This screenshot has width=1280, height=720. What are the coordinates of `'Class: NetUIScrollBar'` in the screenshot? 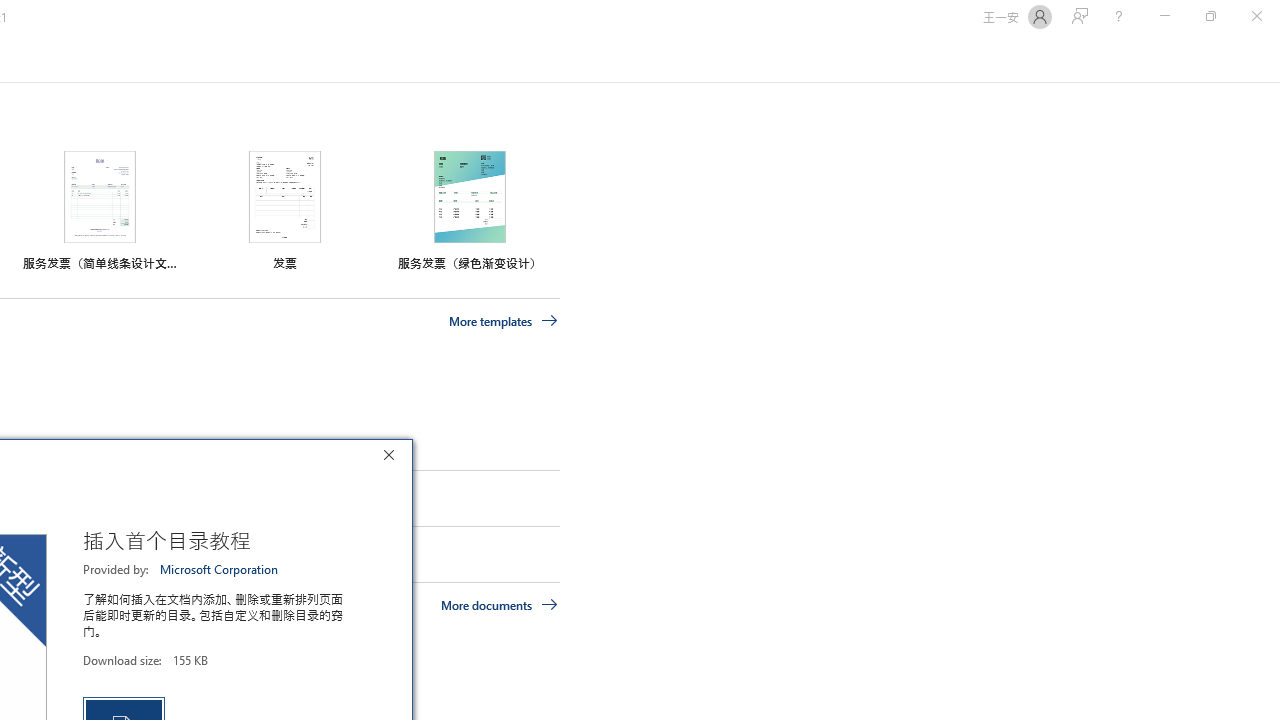 It's located at (1270, 58).